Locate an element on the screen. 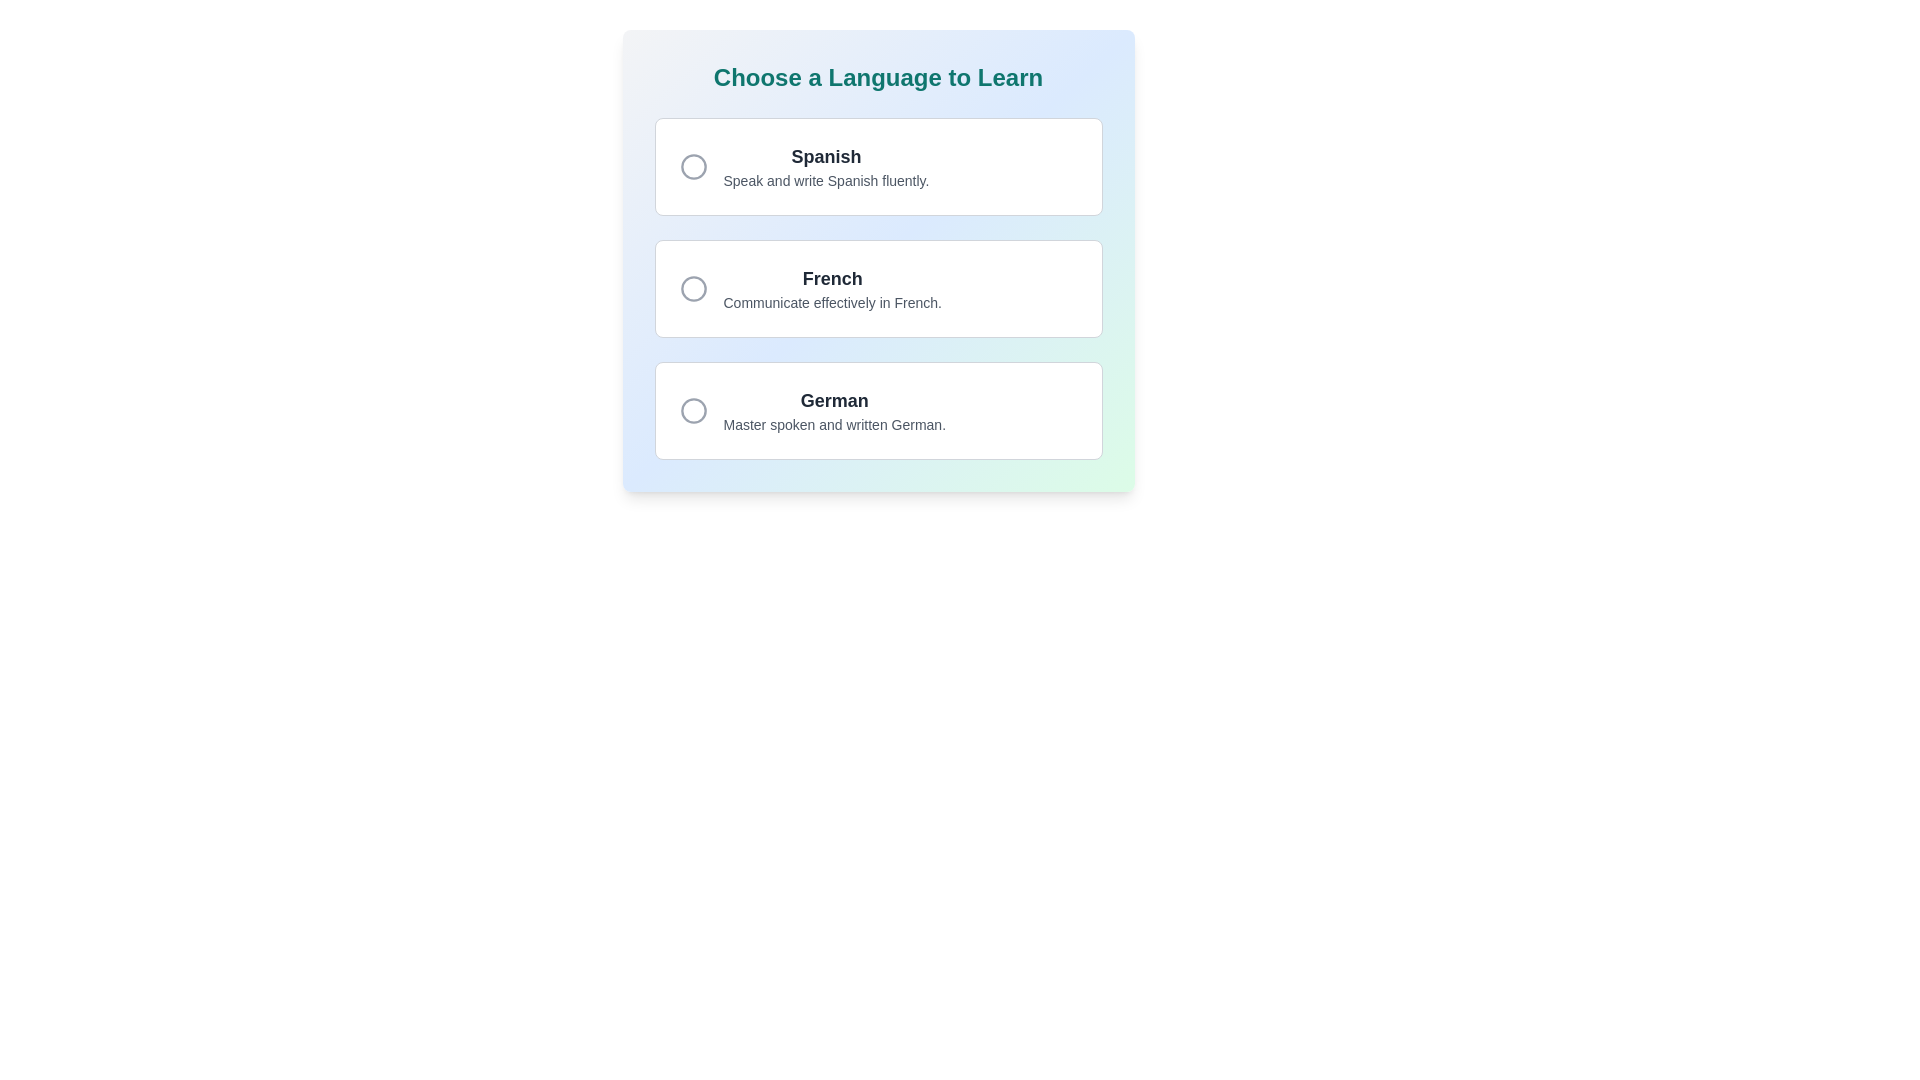 The image size is (1920, 1080). the text label that serves as the title for the selection card associated with the 'French' language learning option, centrally aligned within the interface is located at coordinates (832, 278).